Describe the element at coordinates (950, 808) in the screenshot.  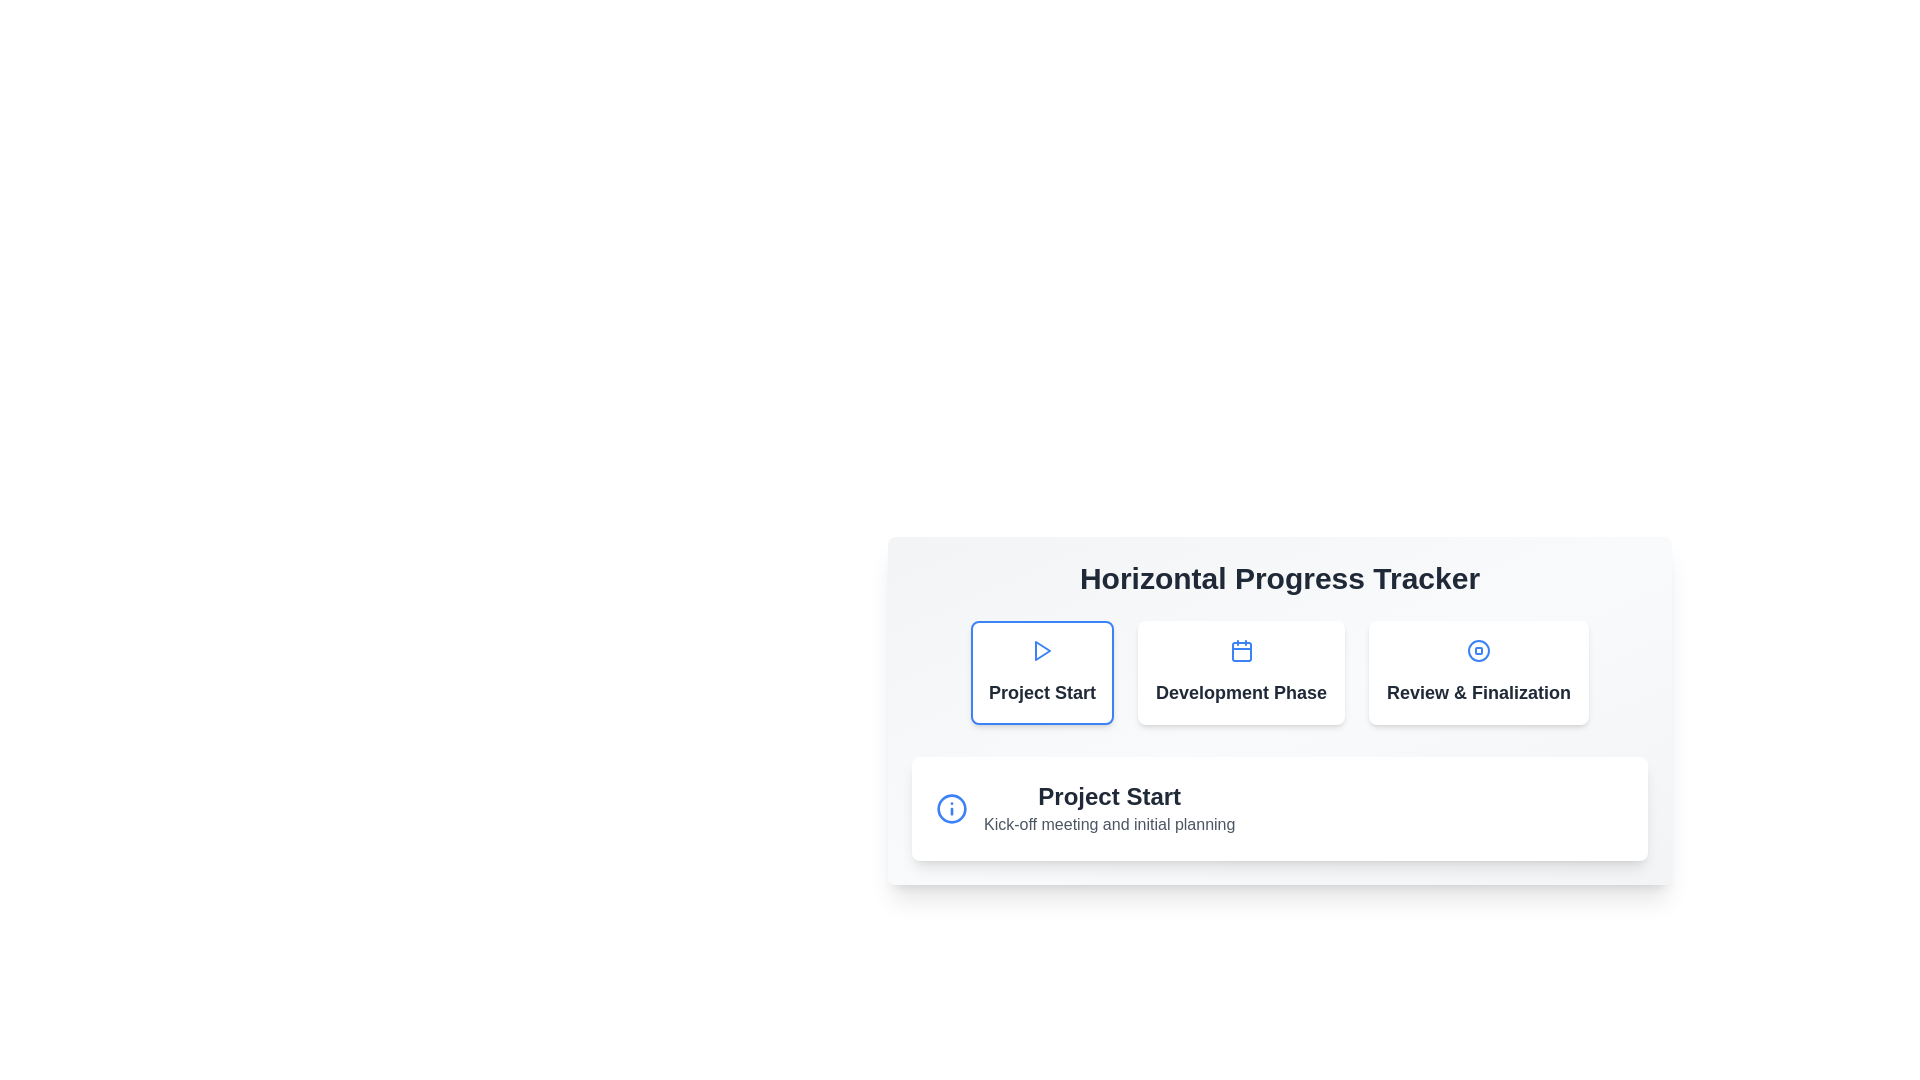
I see `the informational icon located to the far left of the 'Project Start' and 'Kick-off meeting and initial planning' text block` at that location.